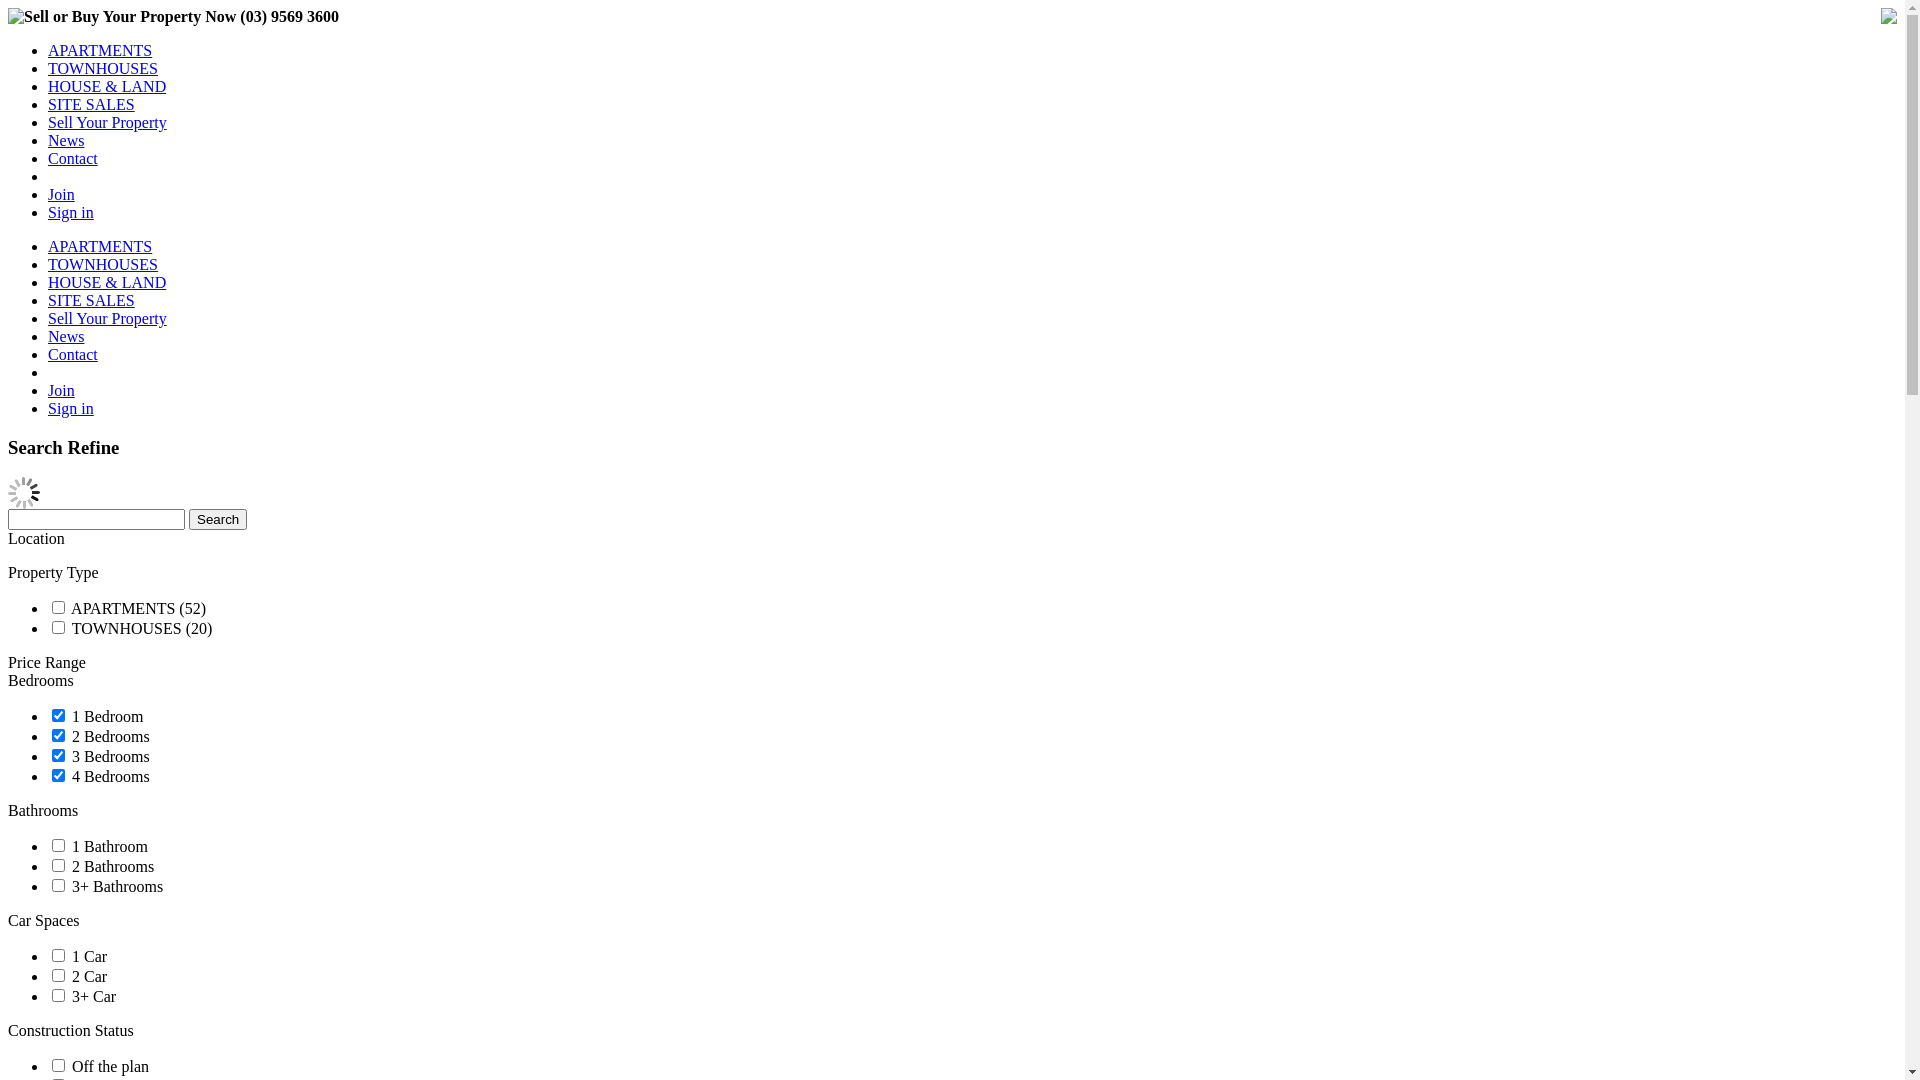  I want to click on 'News', so click(48, 139).